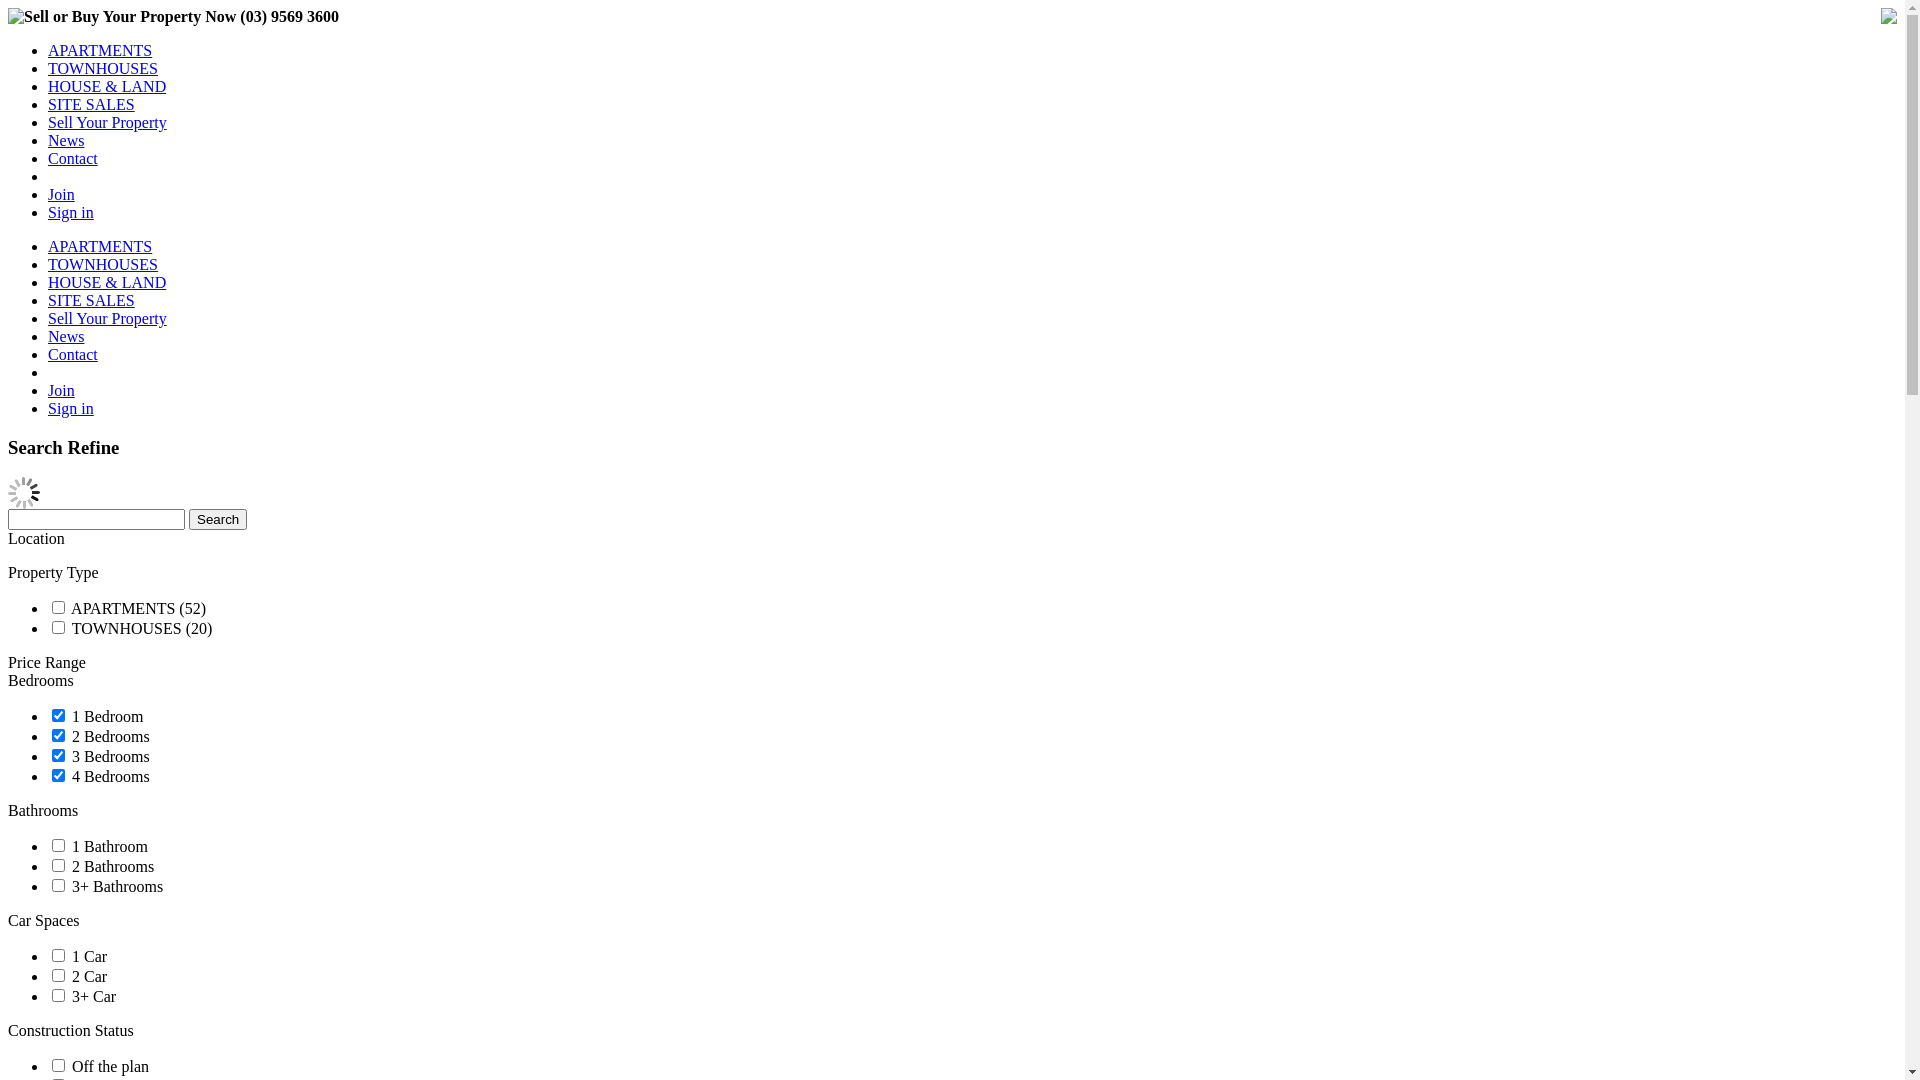  I want to click on 'News', so click(48, 139).